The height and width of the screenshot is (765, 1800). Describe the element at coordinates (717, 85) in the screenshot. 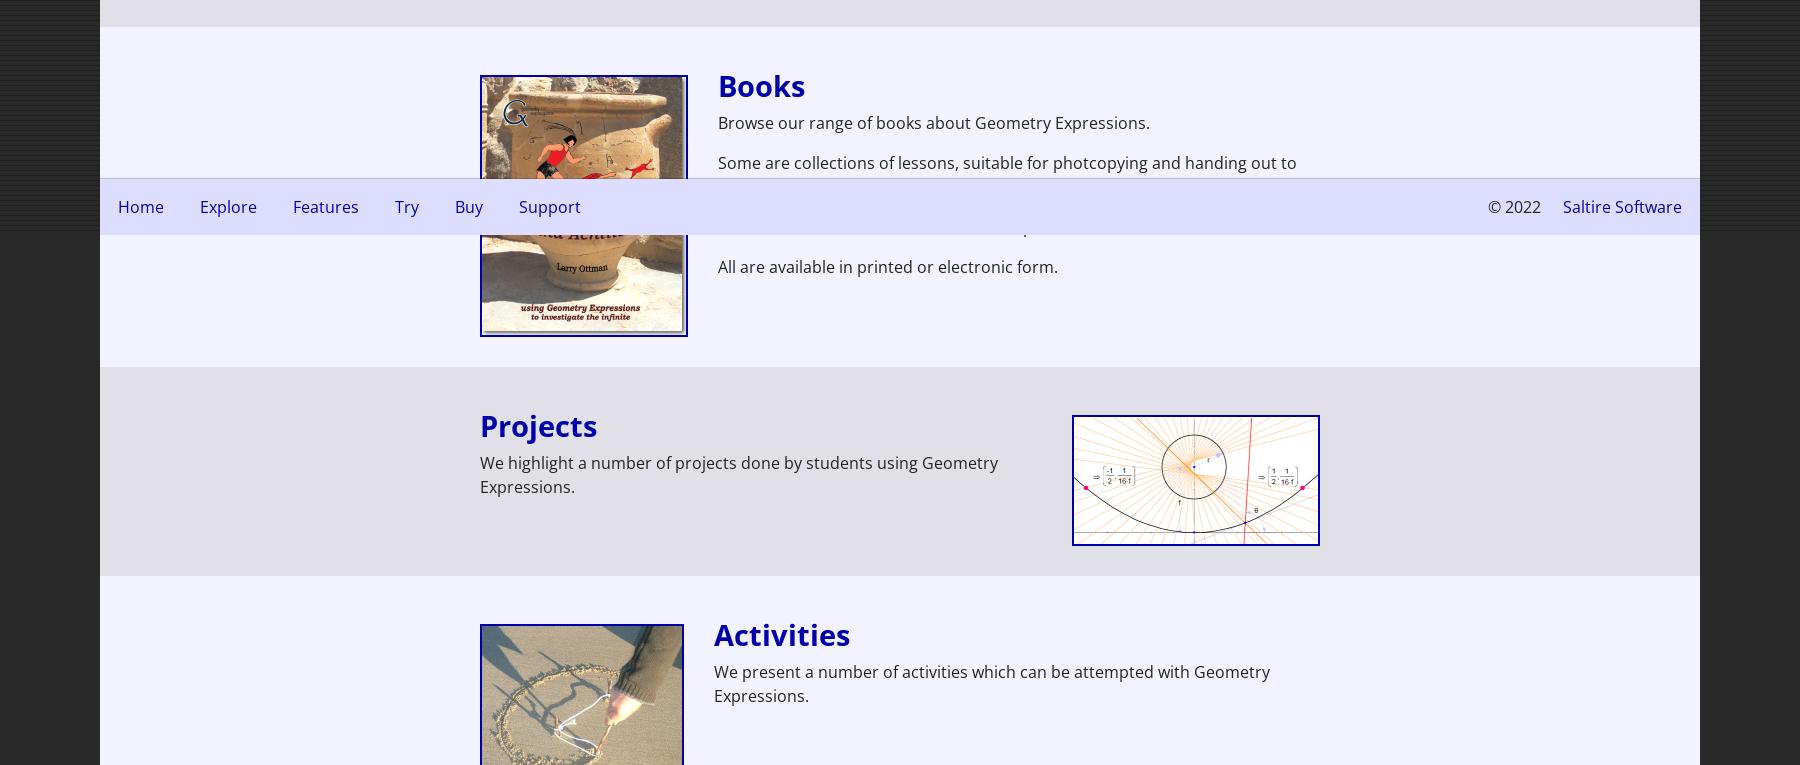

I see `'Books'` at that location.